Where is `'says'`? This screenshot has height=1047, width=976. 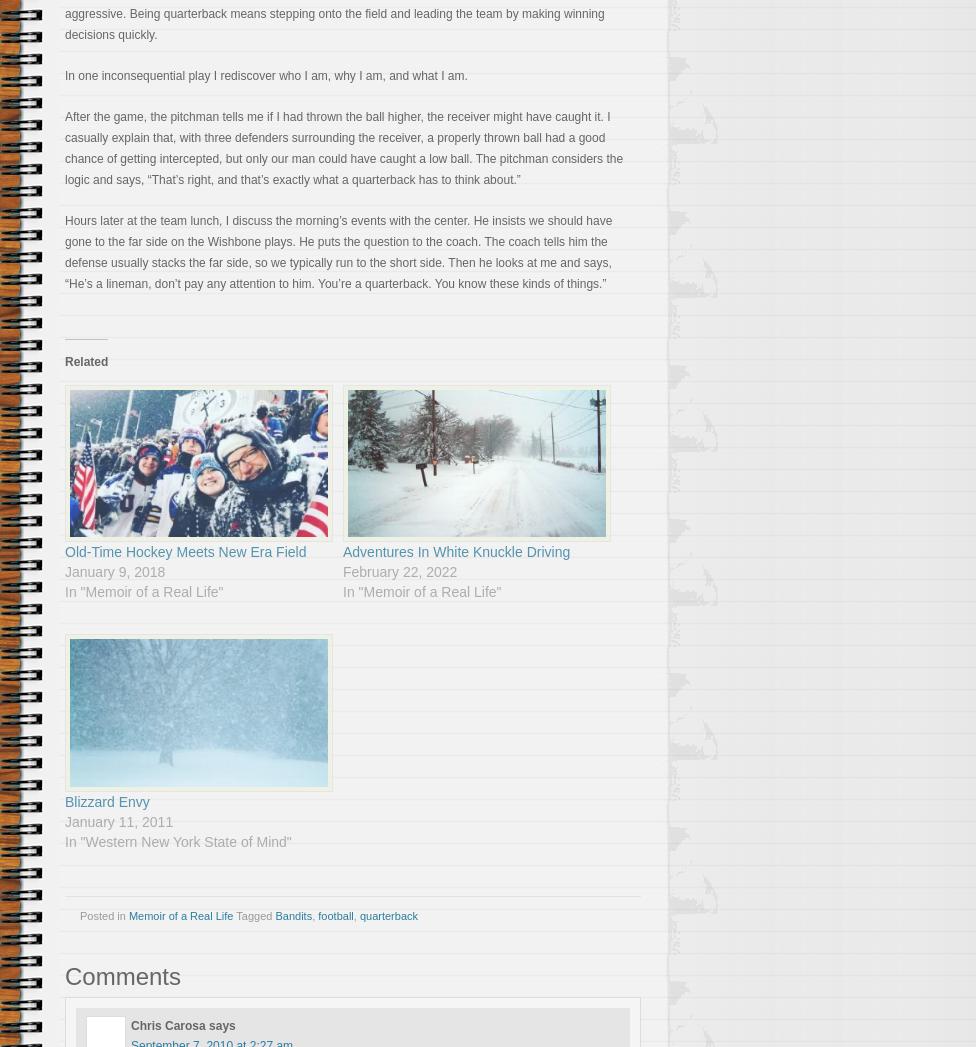 'says' is located at coordinates (221, 1025).